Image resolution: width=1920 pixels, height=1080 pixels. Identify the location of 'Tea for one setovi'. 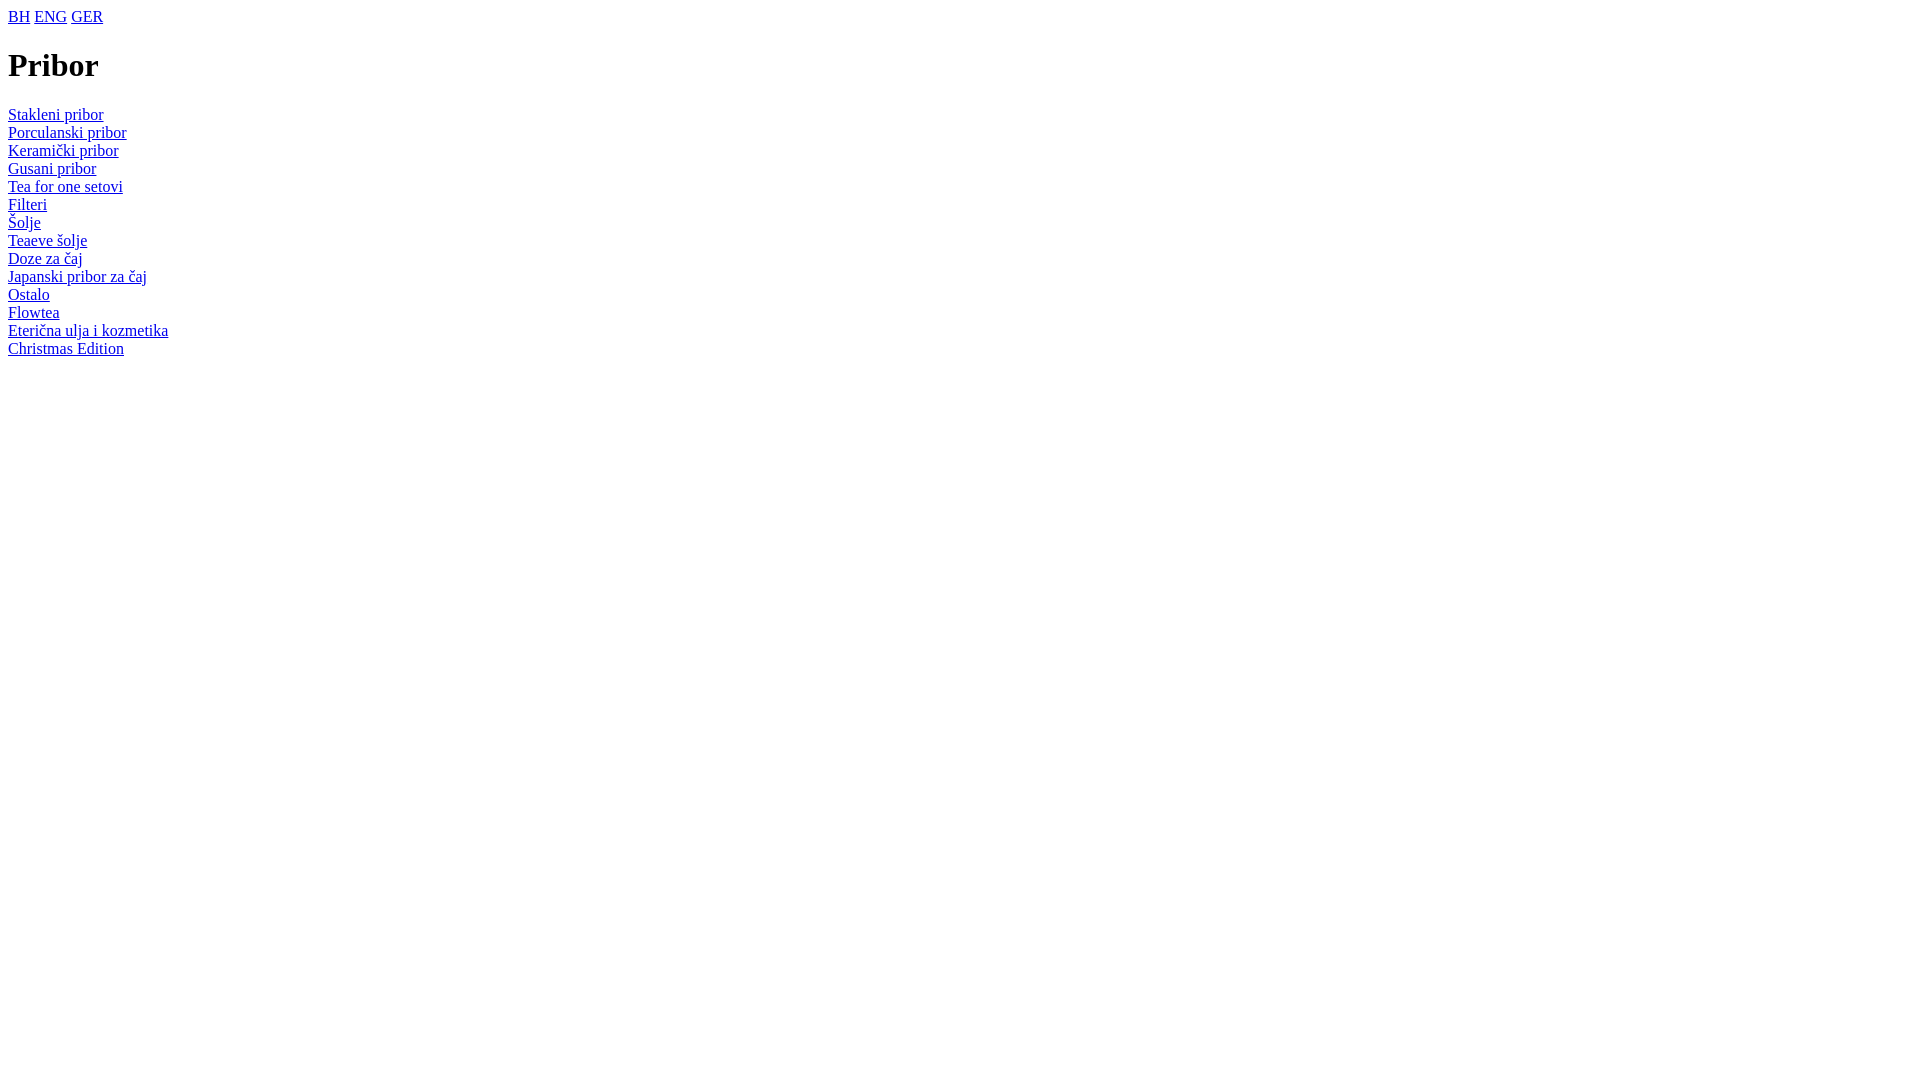
(65, 186).